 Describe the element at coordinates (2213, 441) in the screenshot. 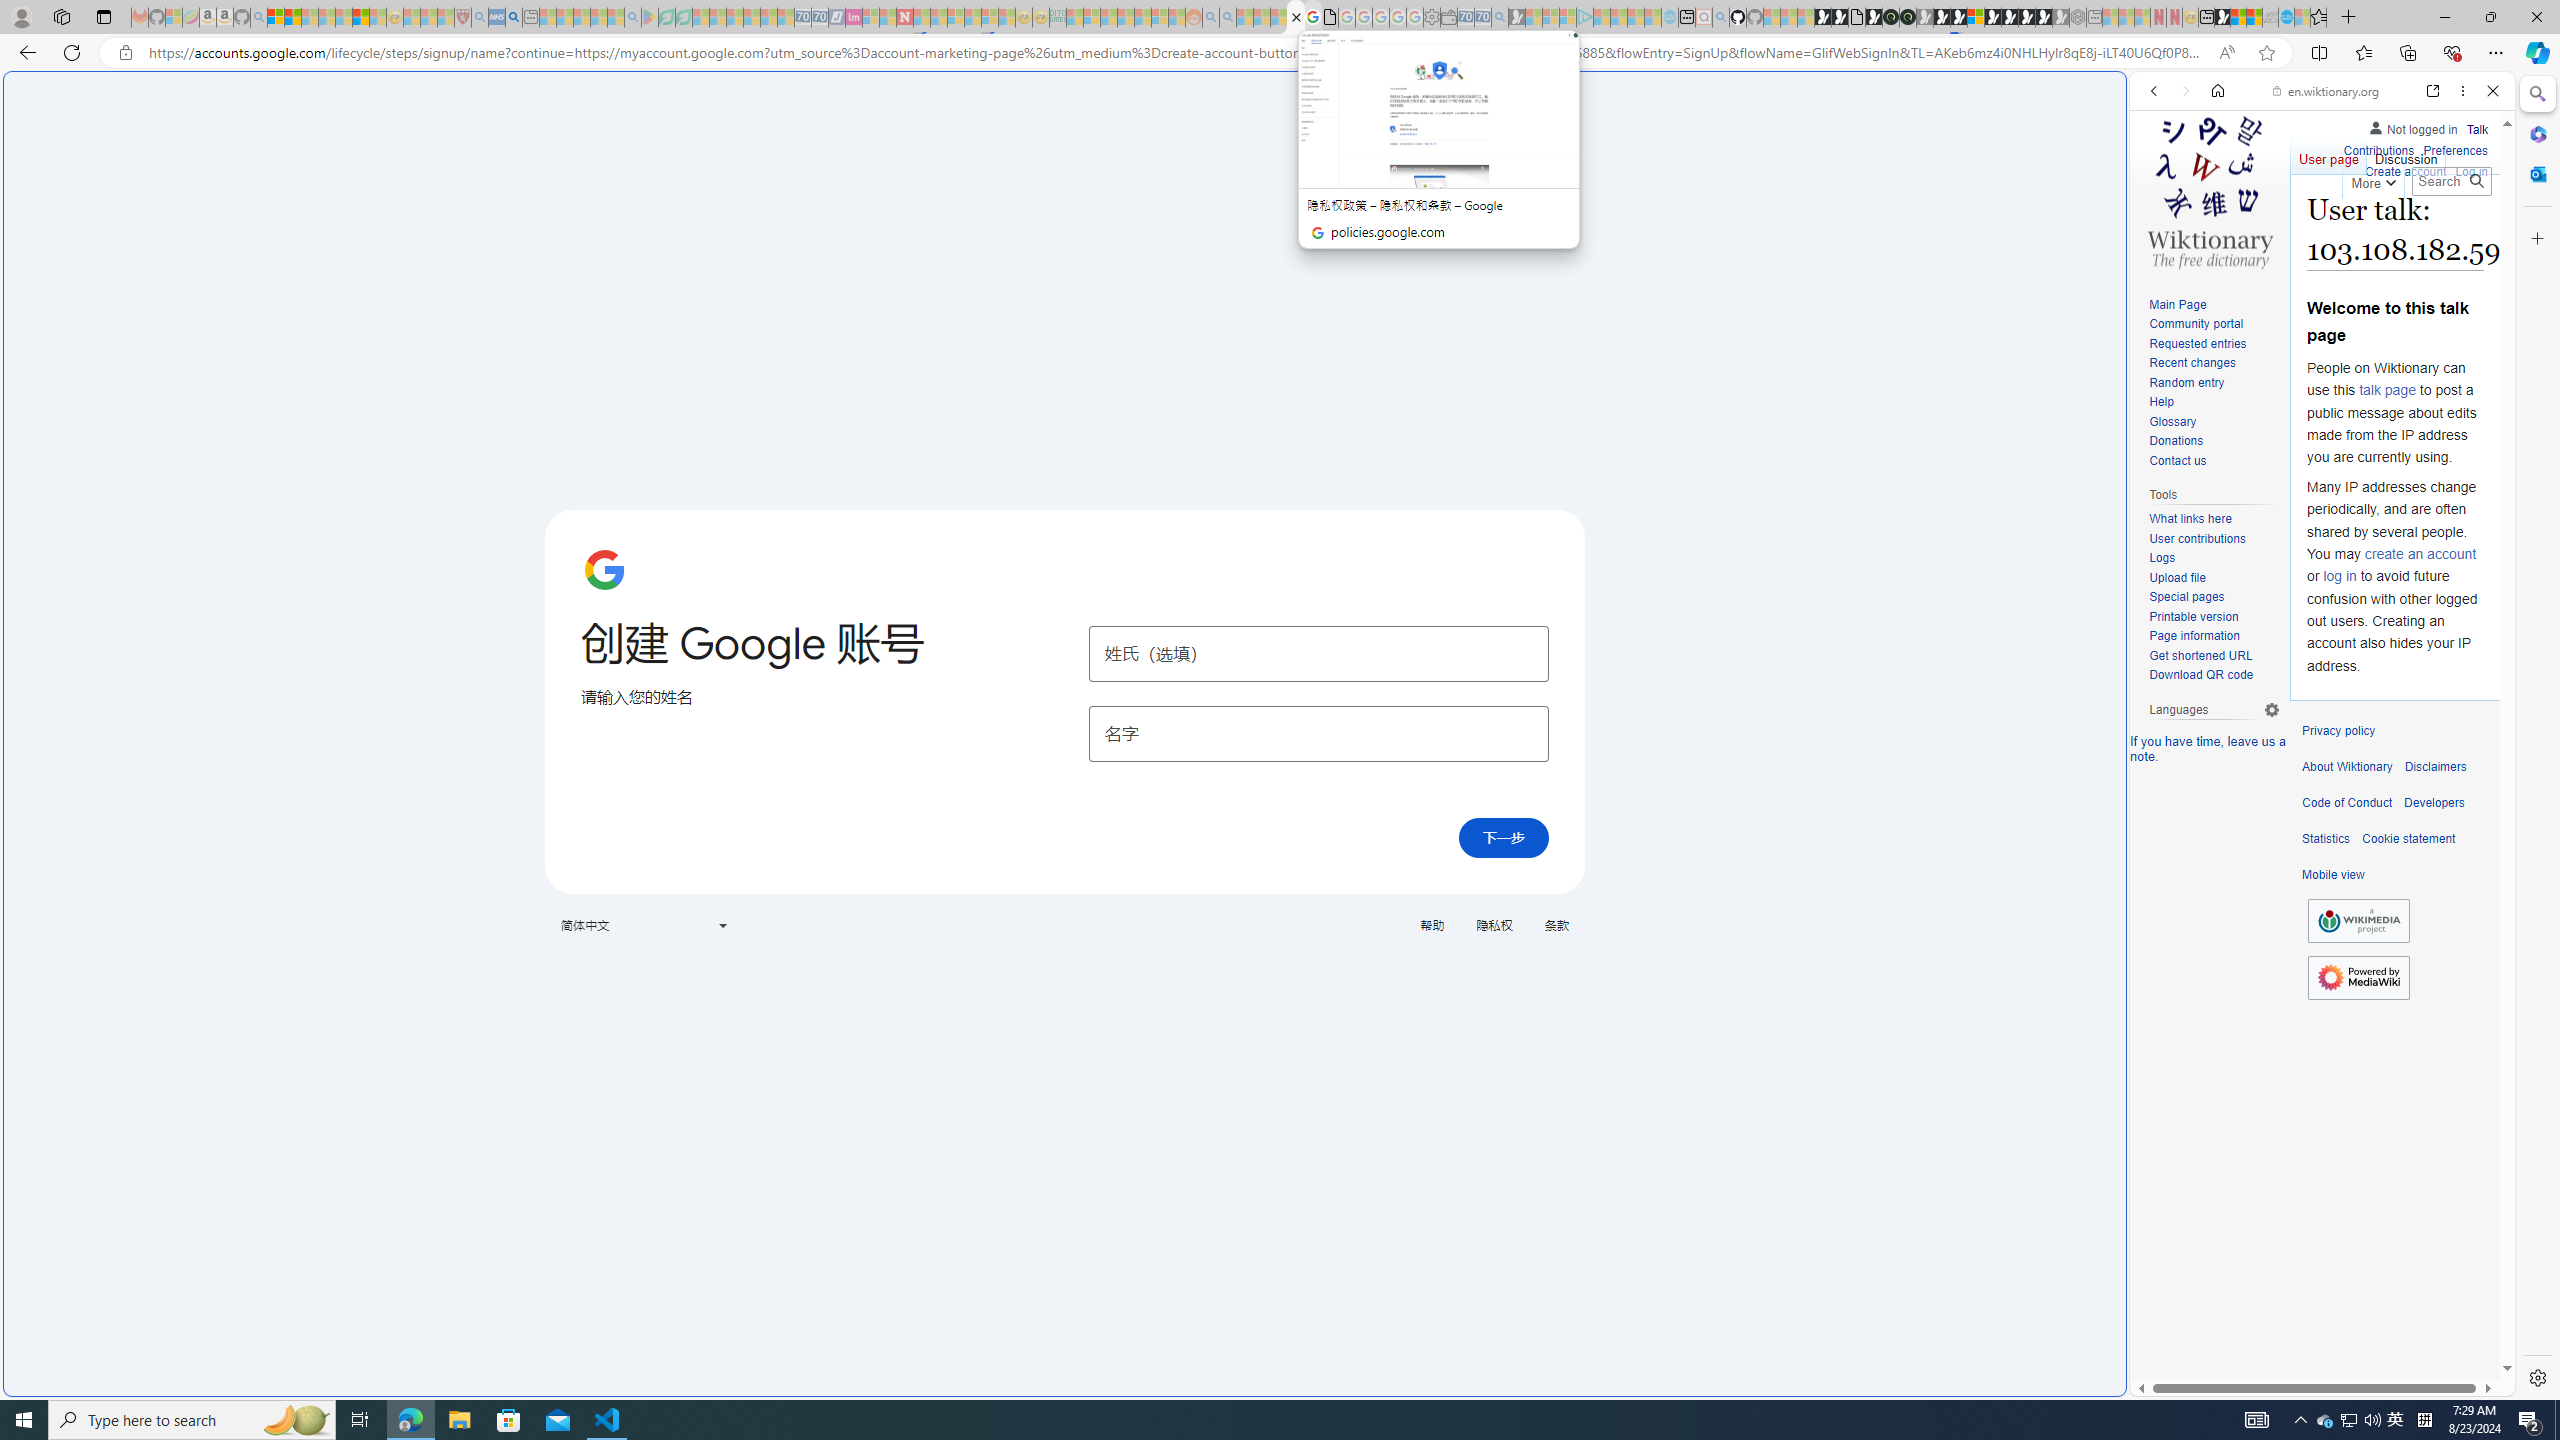

I see `'Donations'` at that location.